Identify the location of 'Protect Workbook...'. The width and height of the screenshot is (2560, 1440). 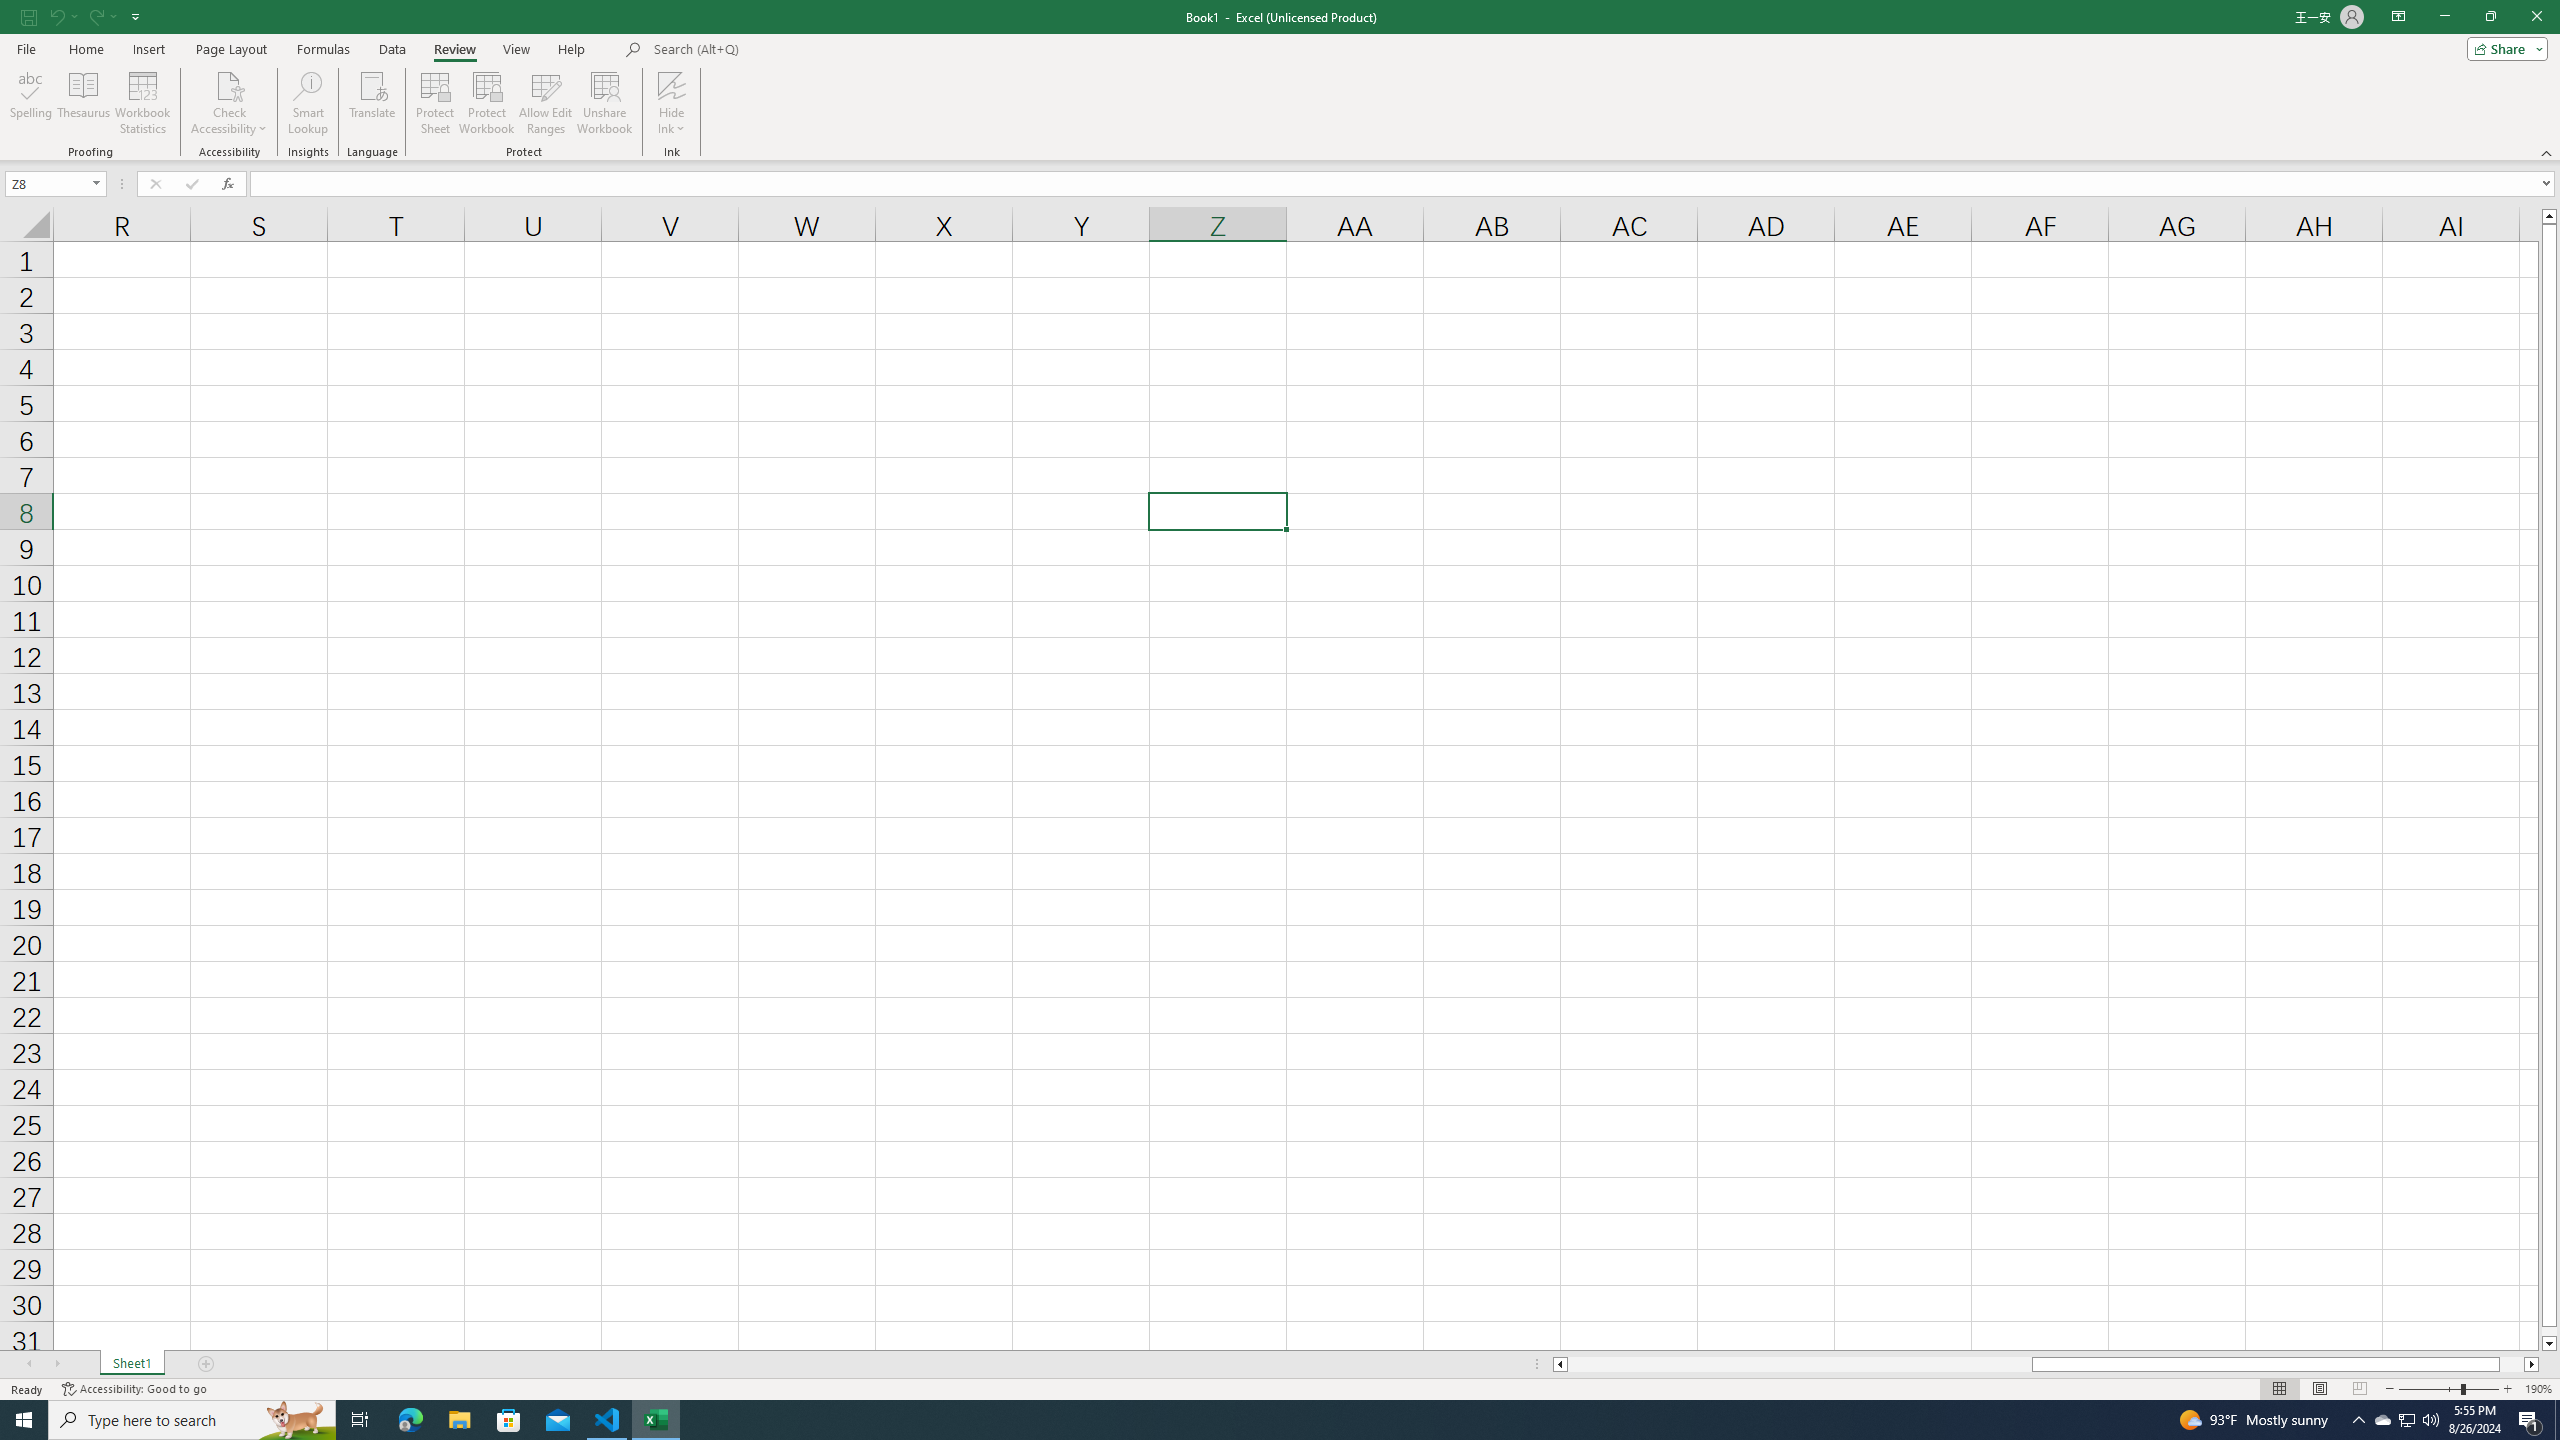
(486, 103).